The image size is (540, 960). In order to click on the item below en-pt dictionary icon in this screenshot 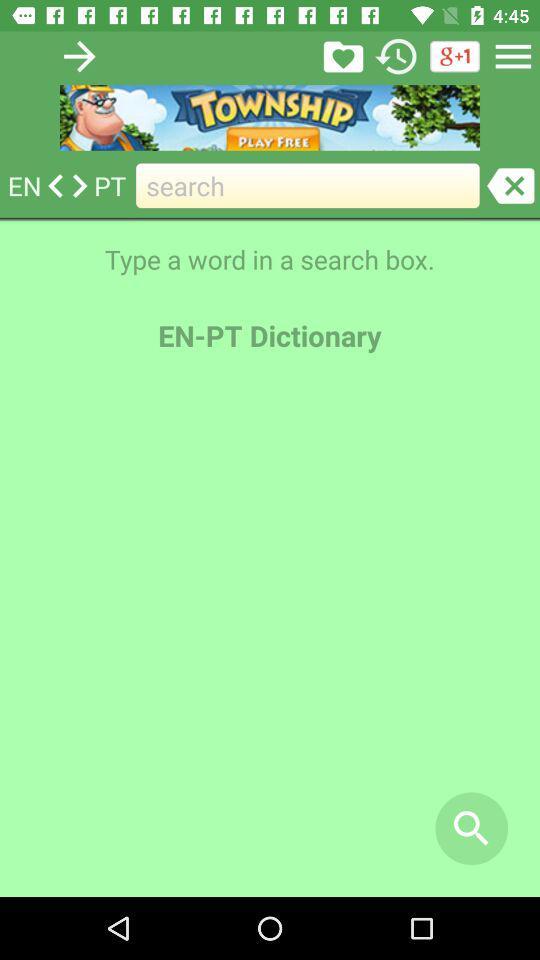, I will do `click(270, 634)`.